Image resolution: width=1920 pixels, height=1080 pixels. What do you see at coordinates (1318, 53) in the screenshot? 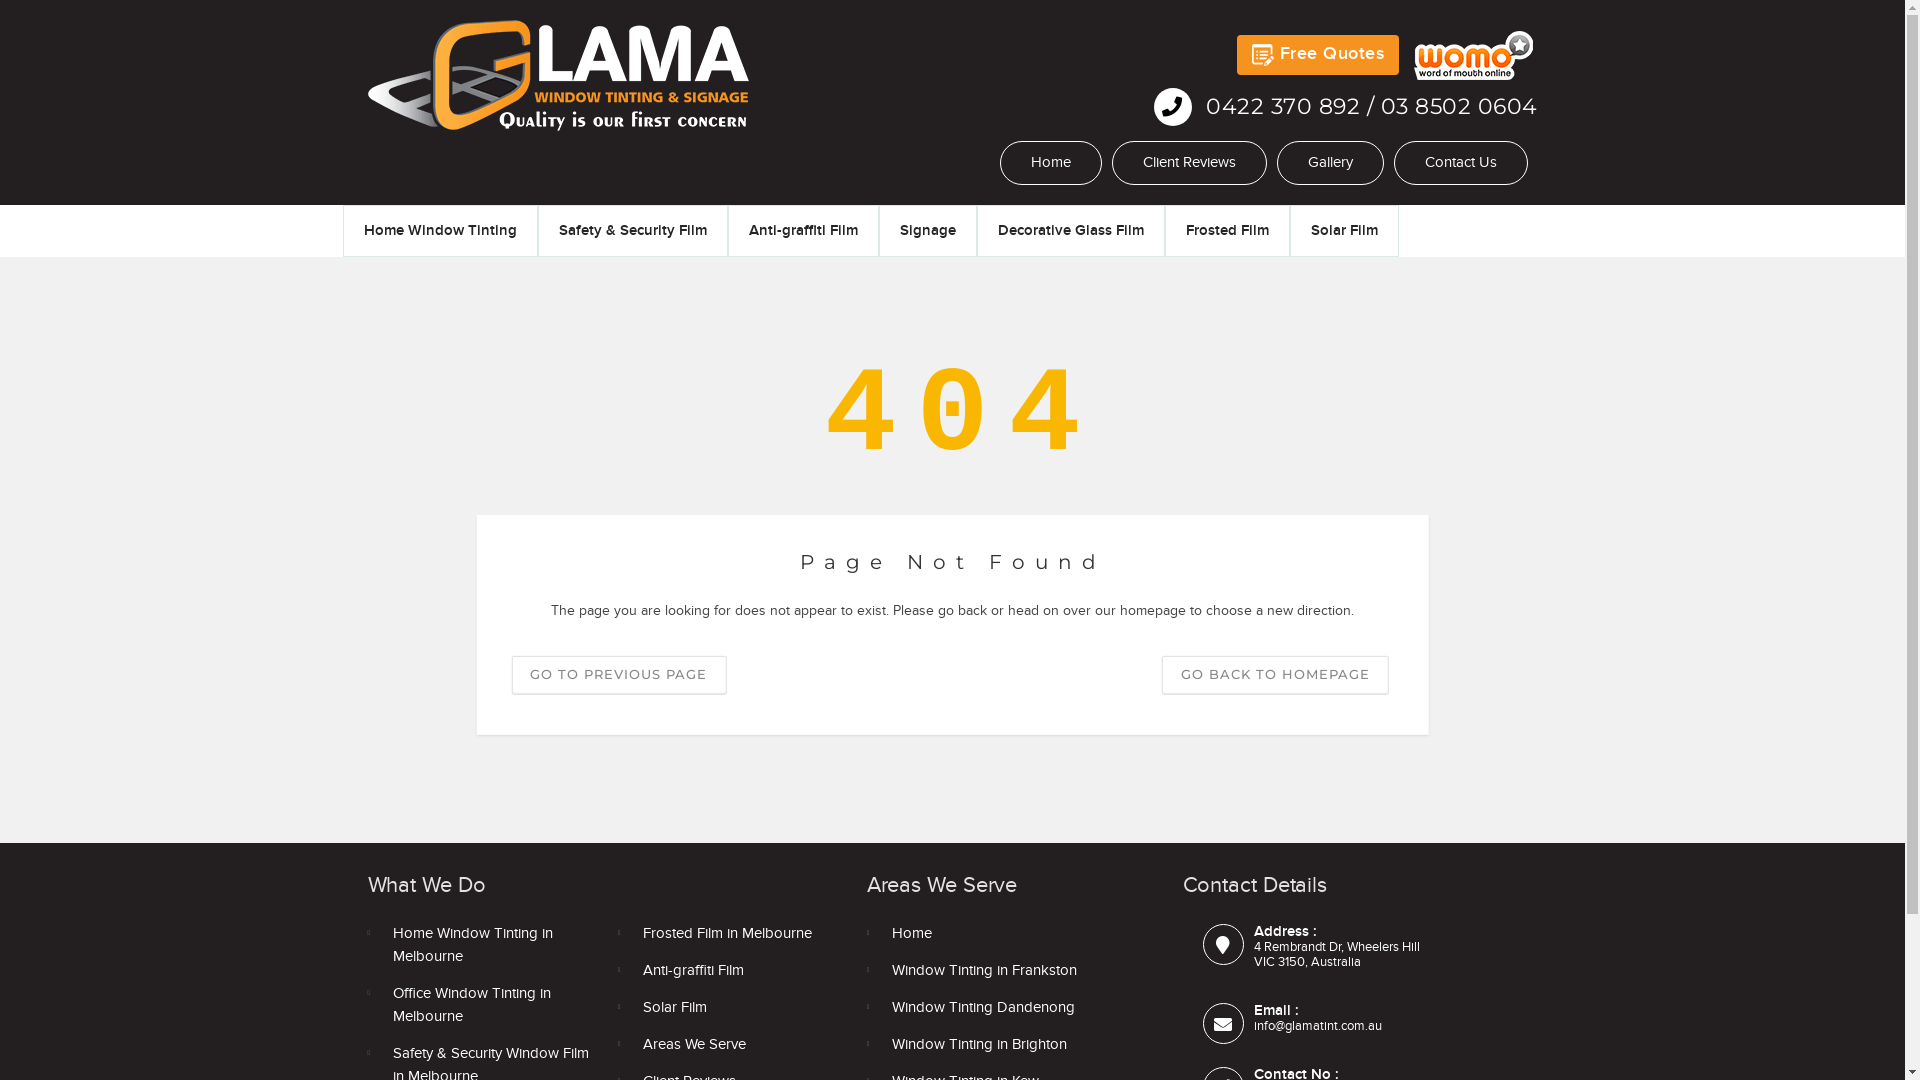
I see `'Free Quotes'` at bounding box center [1318, 53].